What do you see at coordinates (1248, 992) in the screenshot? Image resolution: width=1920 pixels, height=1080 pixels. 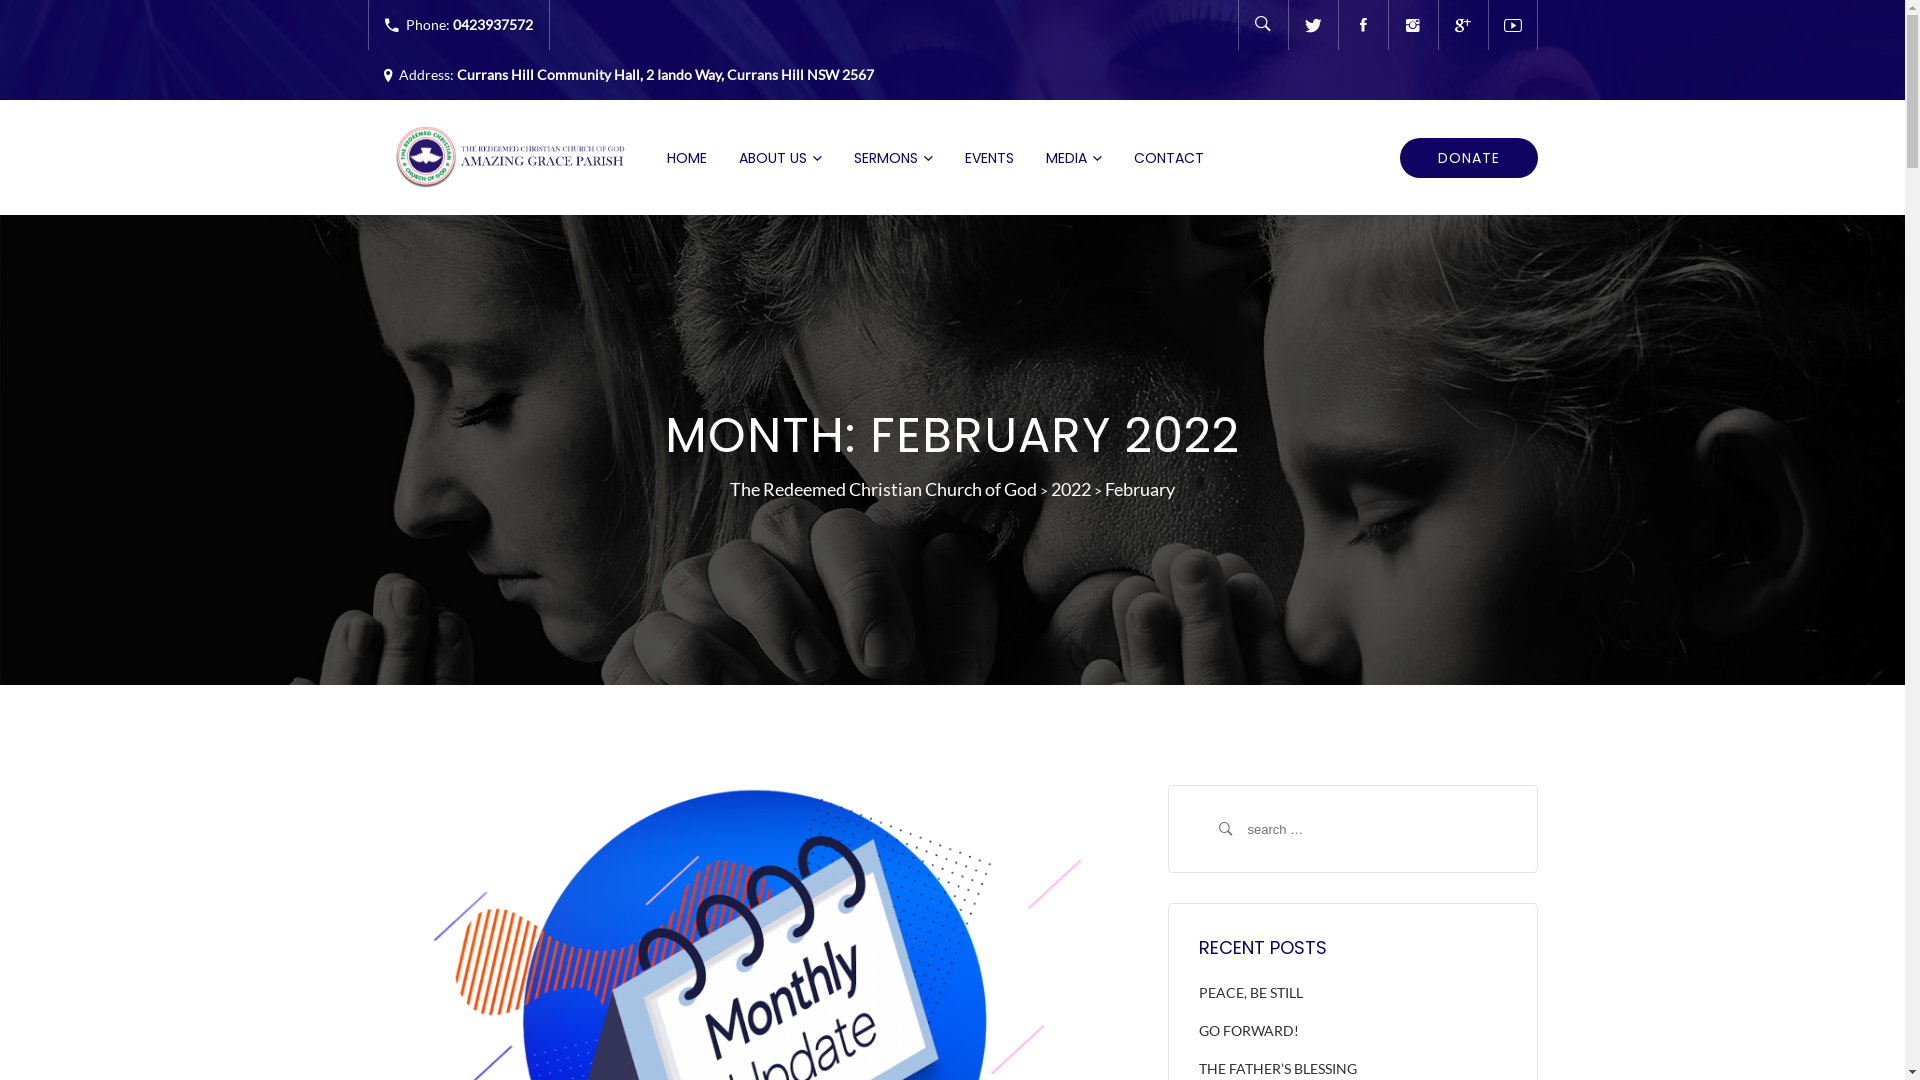 I see `'PEACE, BE STILL'` at bounding box center [1248, 992].